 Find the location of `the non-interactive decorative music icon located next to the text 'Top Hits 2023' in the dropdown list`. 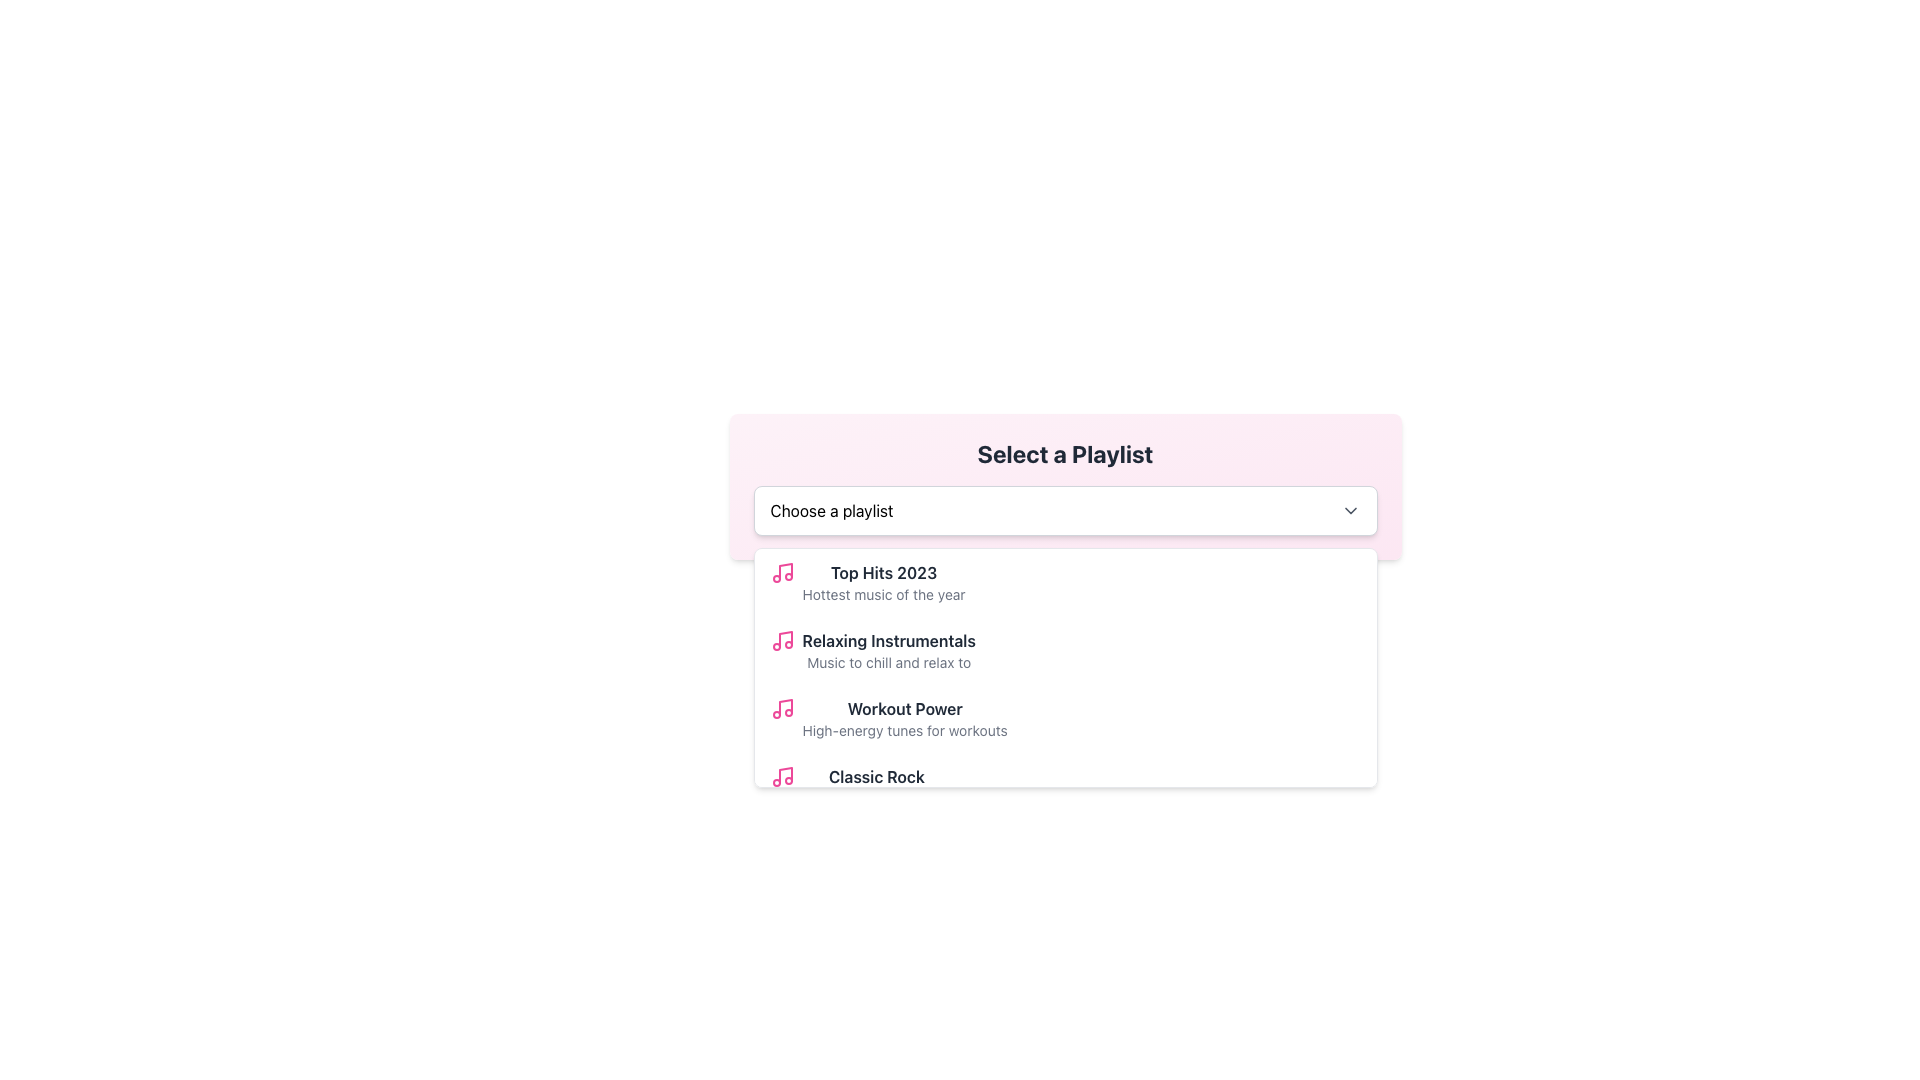

the non-interactive decorative music icon located next to the text 'Top Hits 2023' in the dropdown list is located at coordinates (784, 571).